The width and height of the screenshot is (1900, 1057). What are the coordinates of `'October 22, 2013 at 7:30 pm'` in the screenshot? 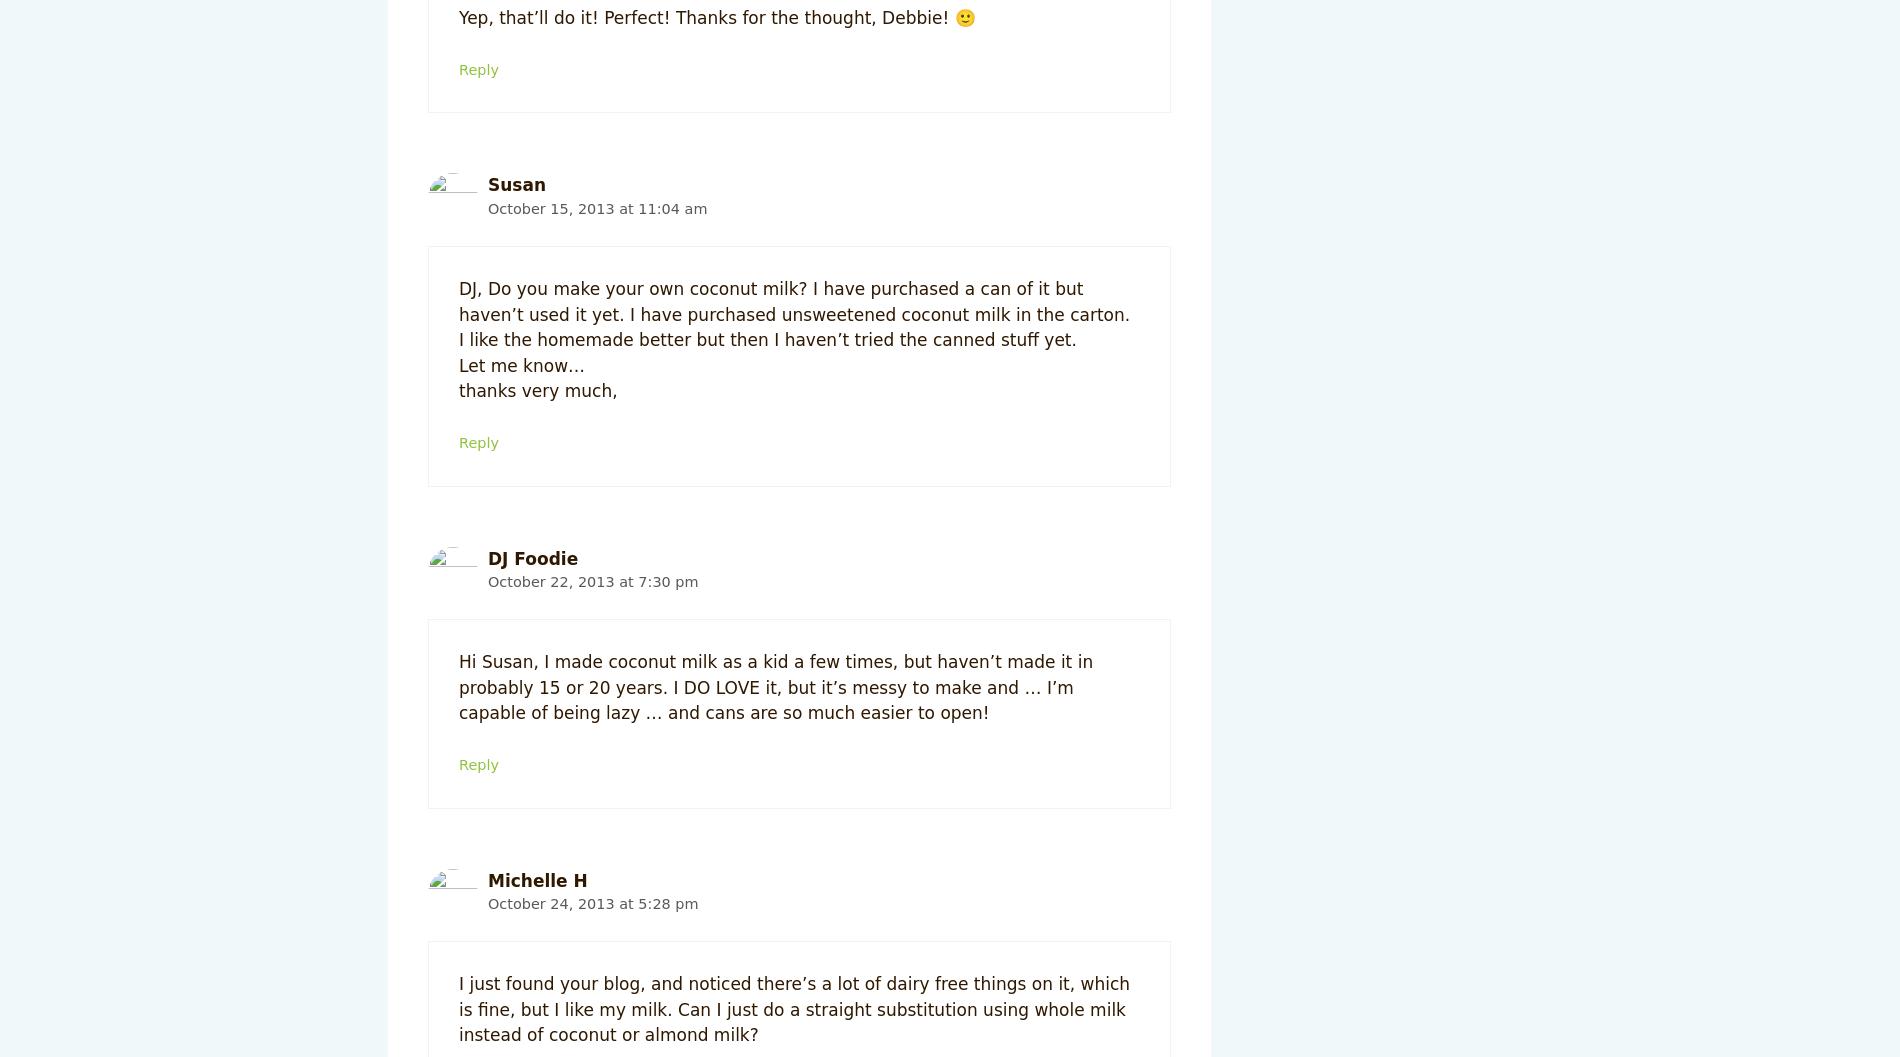 It's located at (592, 580).